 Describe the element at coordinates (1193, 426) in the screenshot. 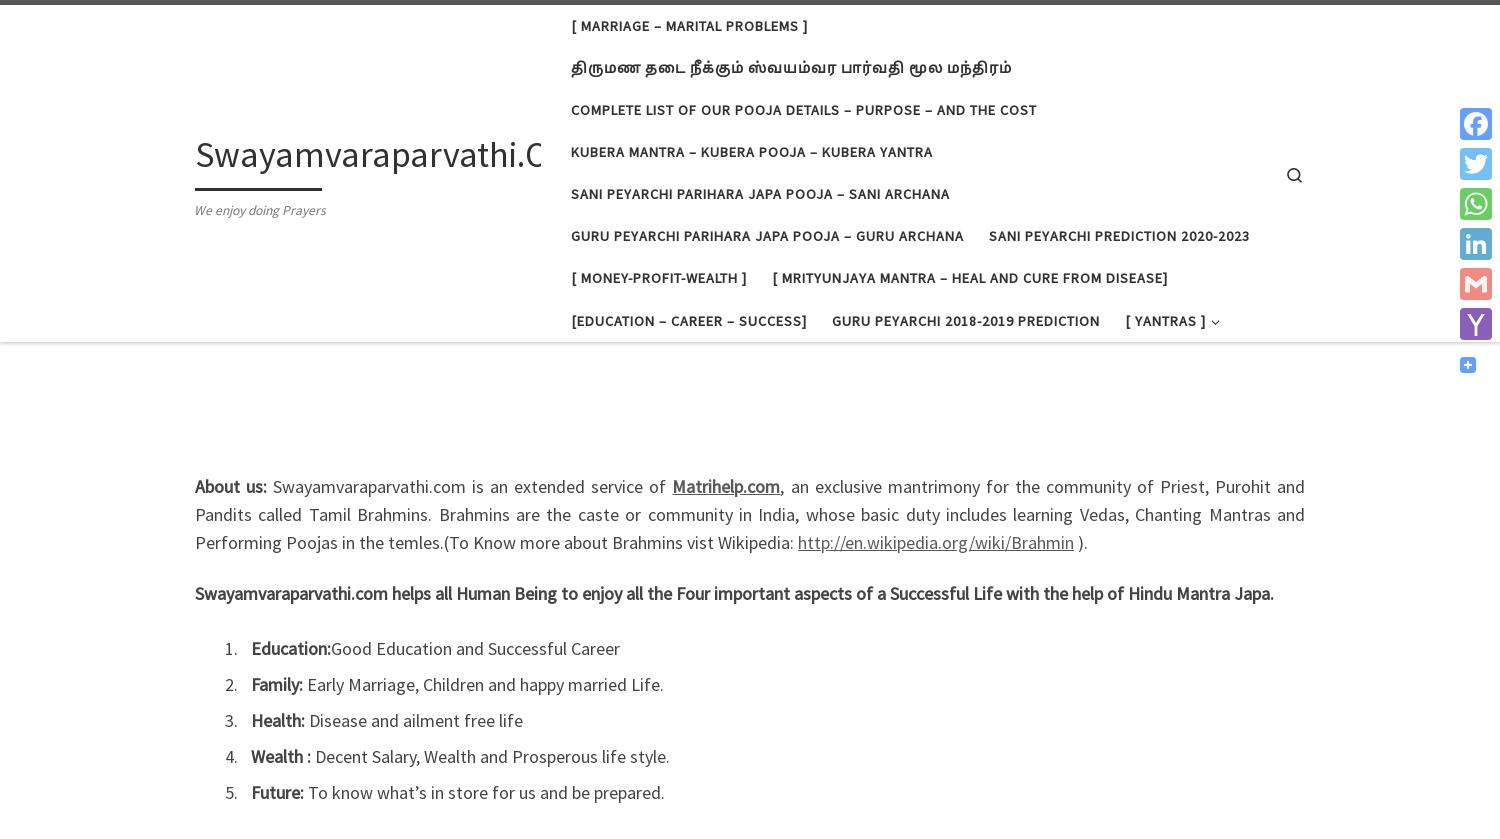

I see `'Guru Yantra'` at that location.